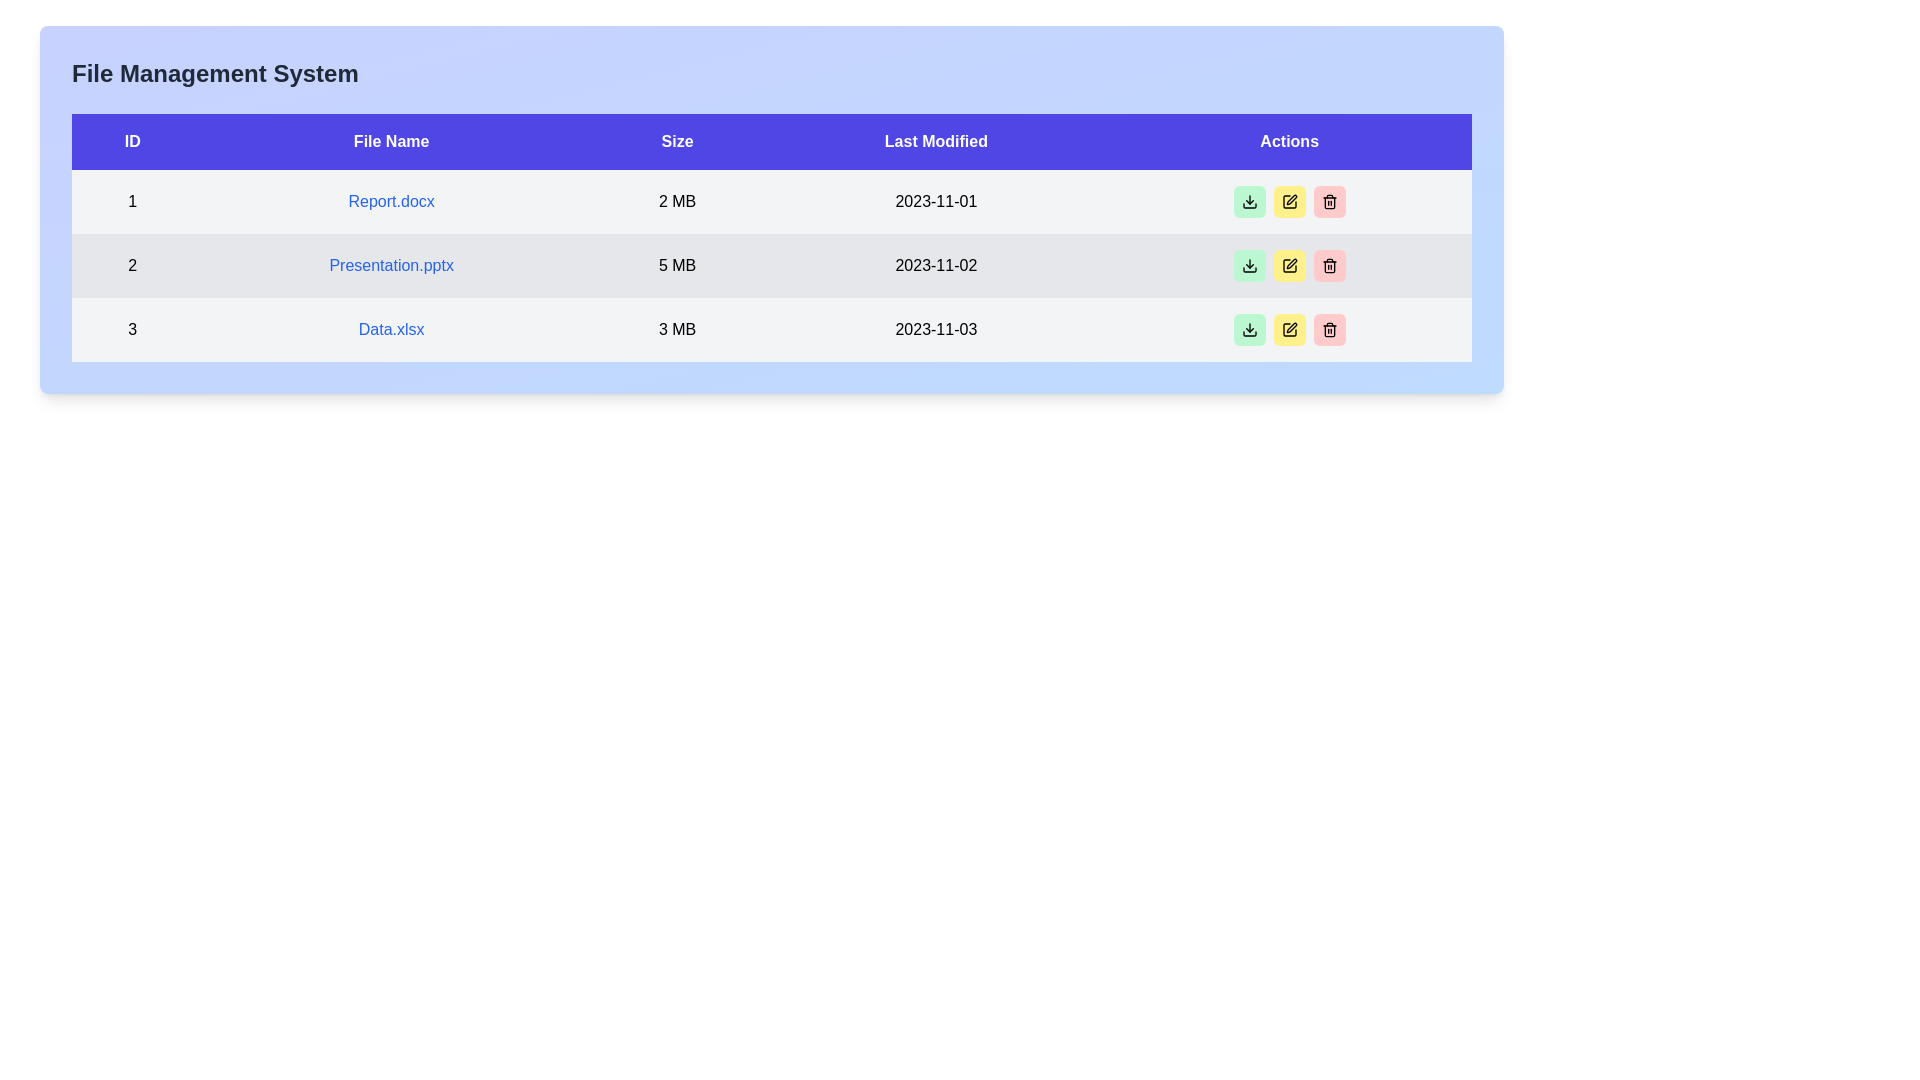 This screenshot has height=1080, width=1920. Describe the element at coordinates (131, 201) in the screenshot. I see `the ID number element in the first cell of the first row under the 'ID' column of the file management table, which corresponds to the file 'Report.docx'` at that location.